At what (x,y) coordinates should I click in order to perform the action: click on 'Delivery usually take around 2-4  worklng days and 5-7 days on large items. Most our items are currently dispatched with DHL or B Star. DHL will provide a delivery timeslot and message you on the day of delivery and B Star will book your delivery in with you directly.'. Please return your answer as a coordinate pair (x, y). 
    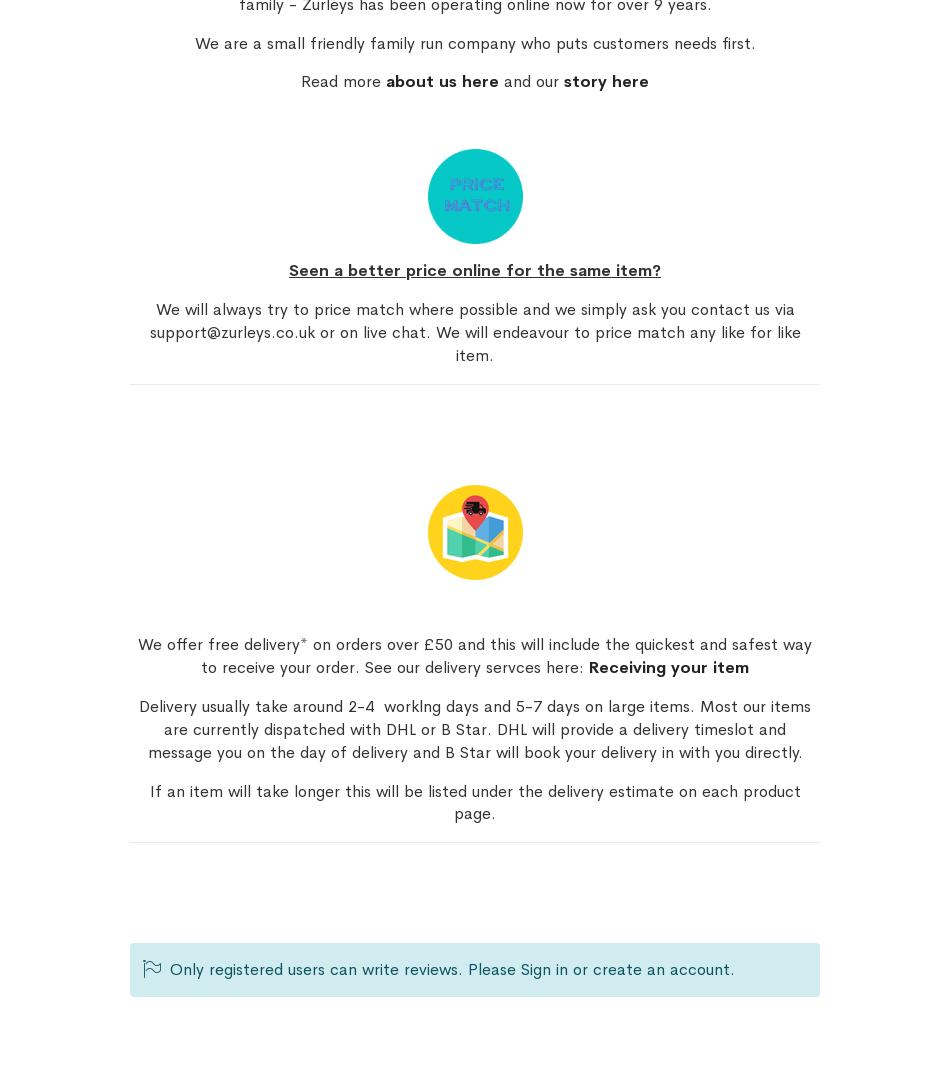
    Looking at the image, I should click on (475, 729).